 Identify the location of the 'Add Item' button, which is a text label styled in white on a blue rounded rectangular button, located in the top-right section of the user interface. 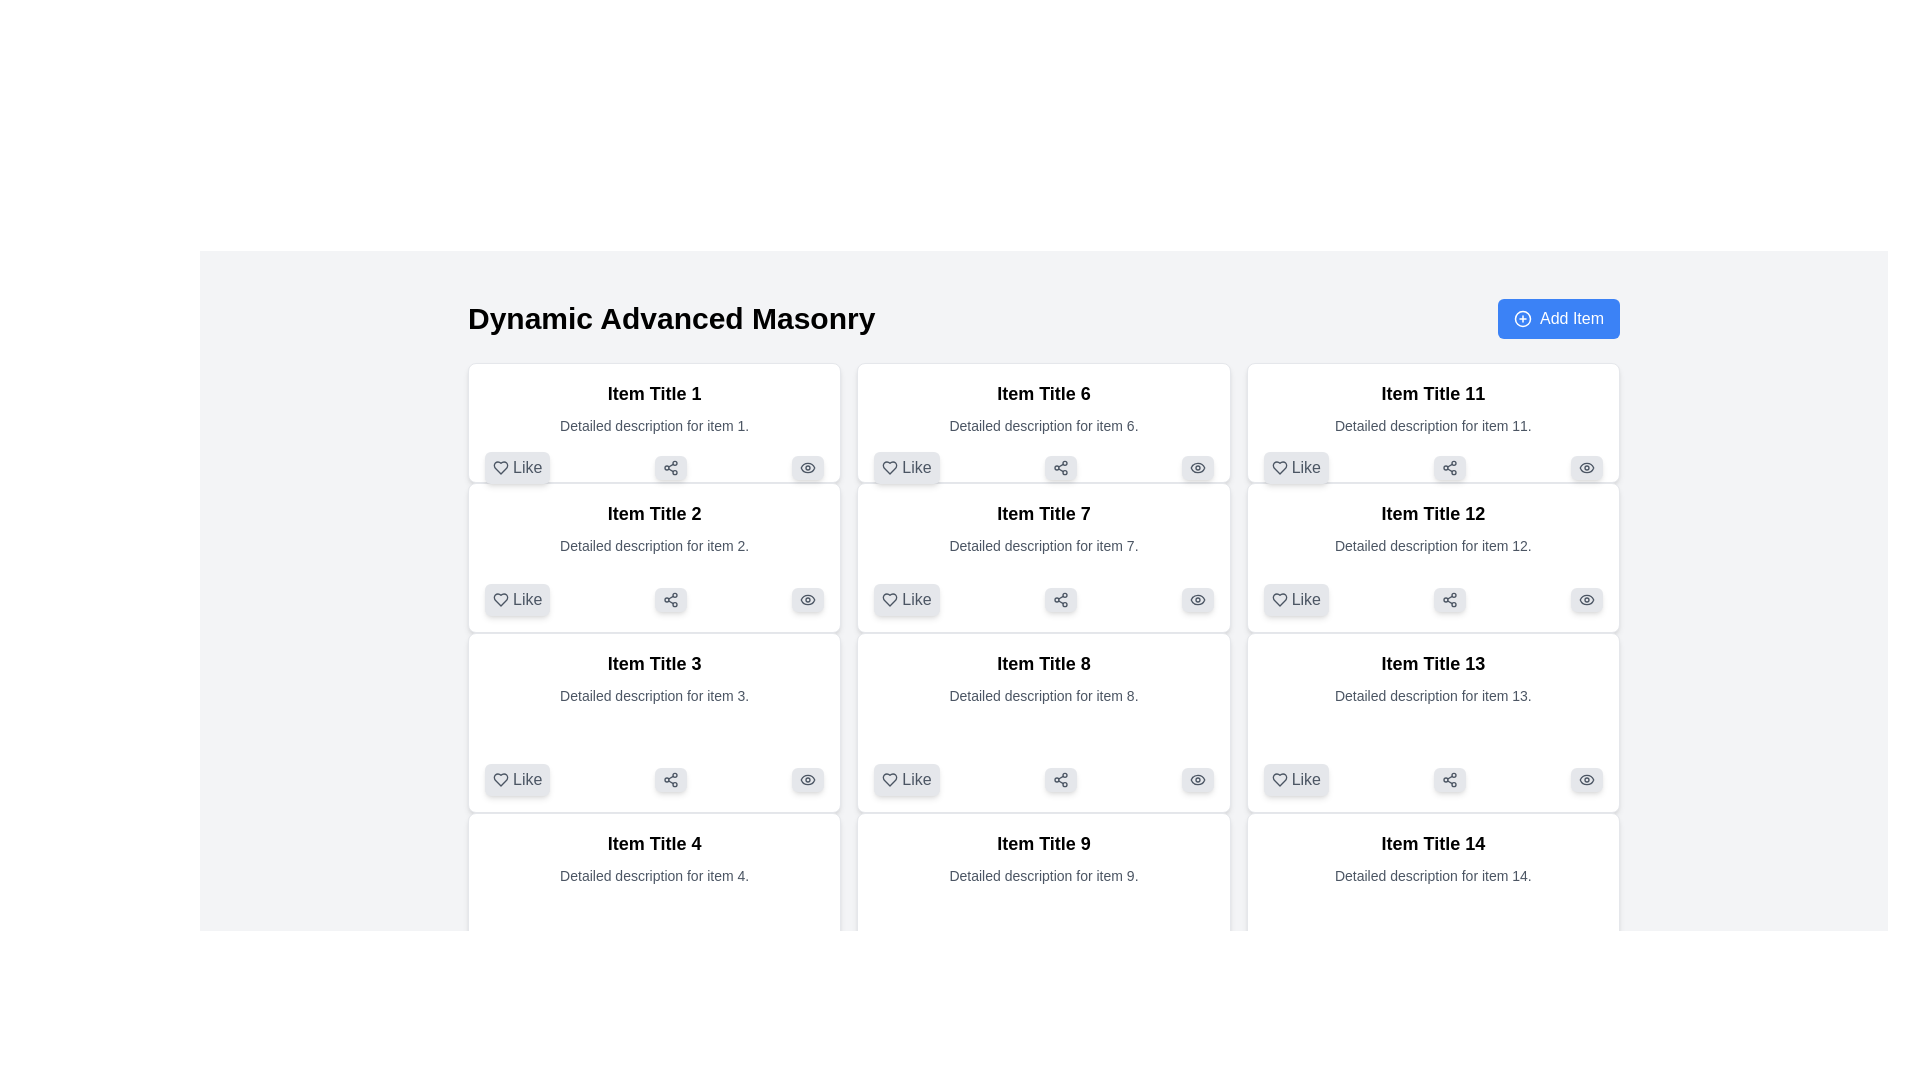
(1570, 318).